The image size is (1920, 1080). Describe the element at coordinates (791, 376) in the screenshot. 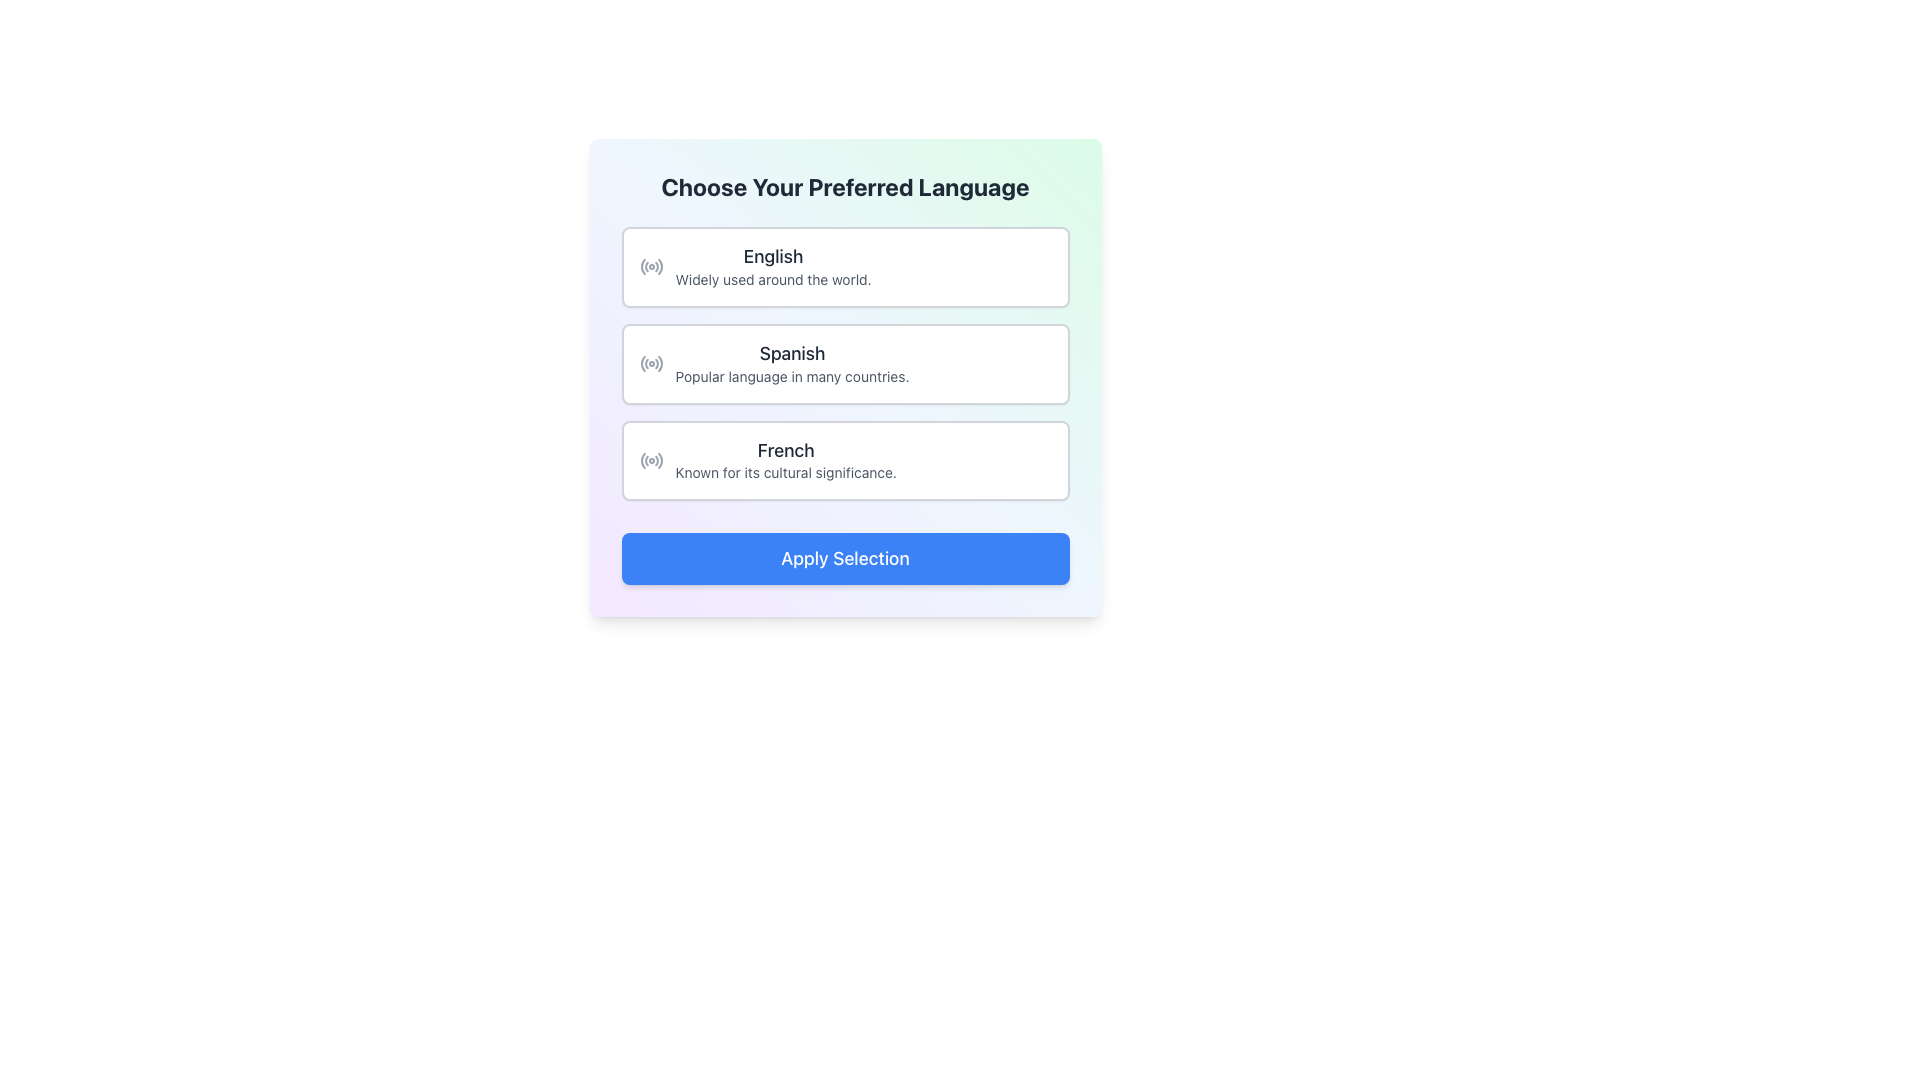

I see `the text label that explains 'Spanish' as a popular language, located directly below the 'Spanish' header and centrally aligned within the second selectable language option box` at that location.